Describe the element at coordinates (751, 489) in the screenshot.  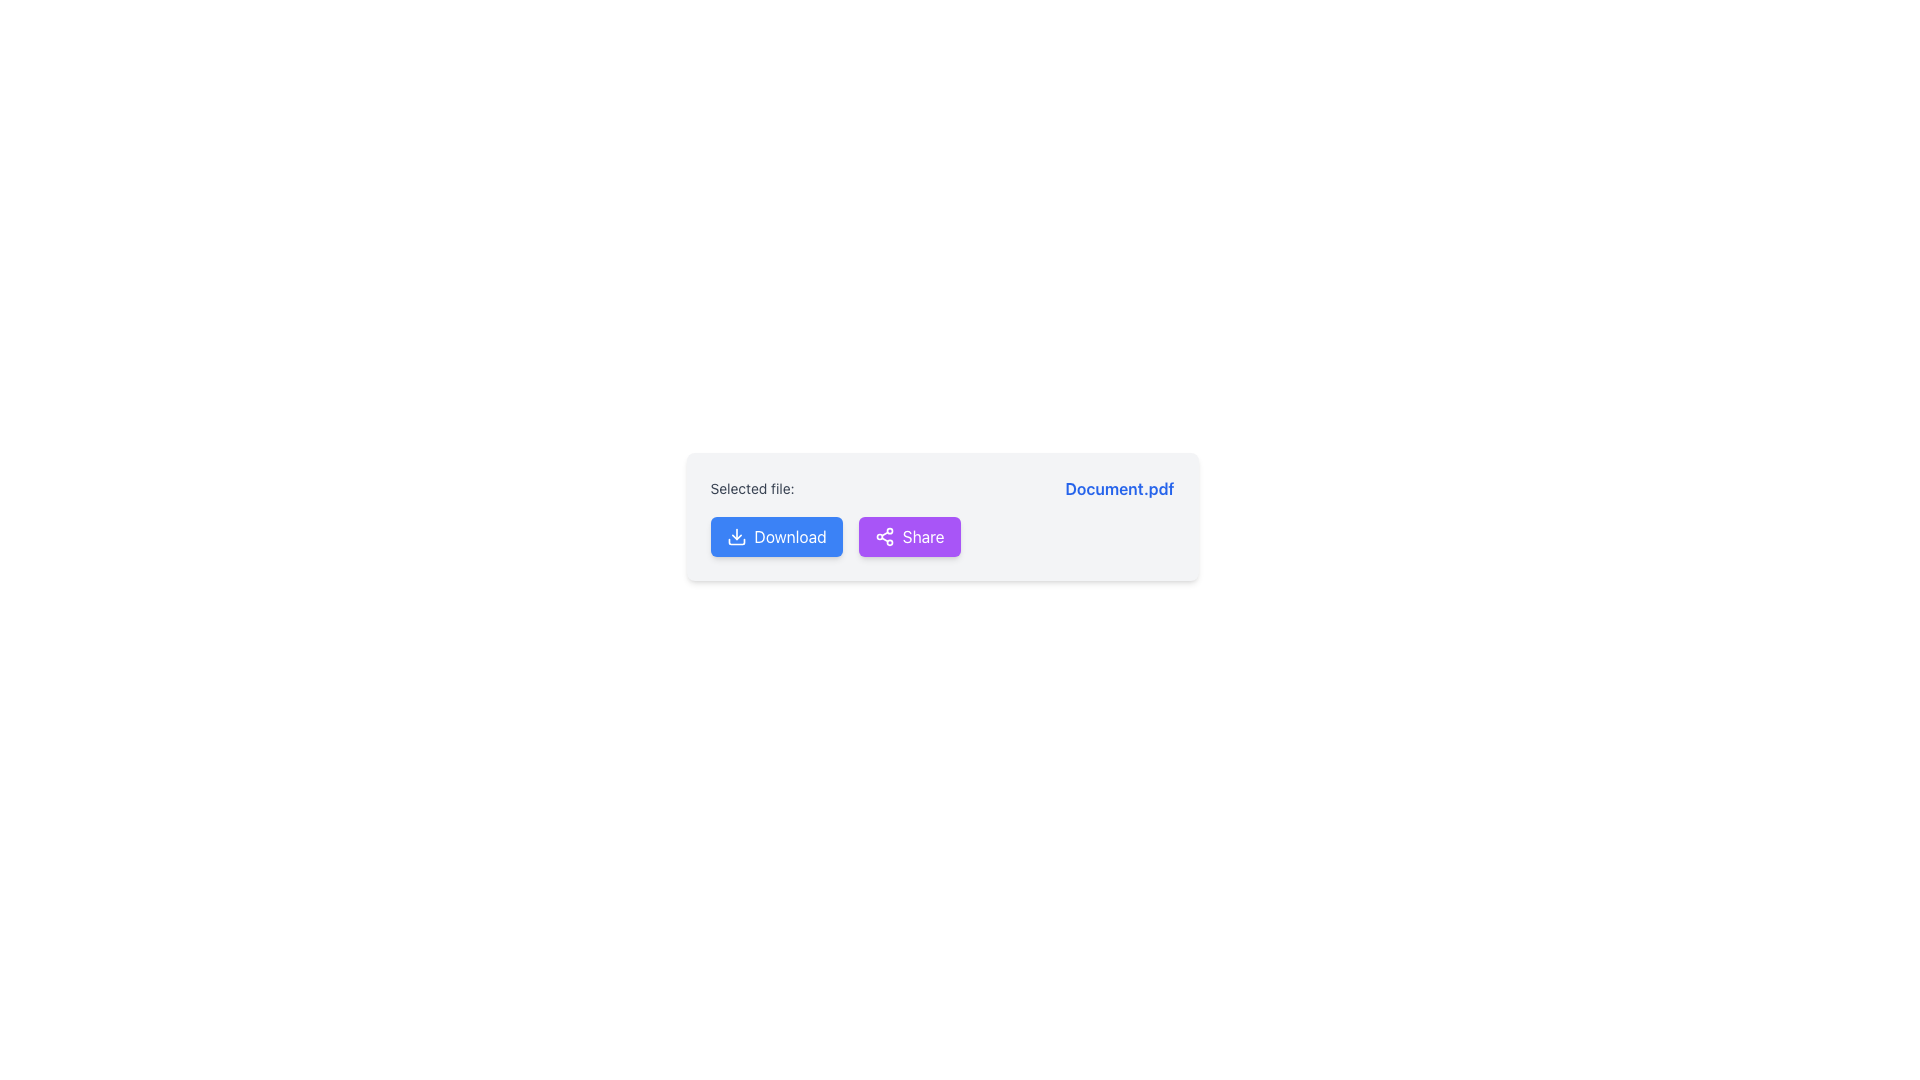
I see `the label text 'Selected file:' which is styled in gray and is part of a component containing the file name 'Document.pdf'` at that location.